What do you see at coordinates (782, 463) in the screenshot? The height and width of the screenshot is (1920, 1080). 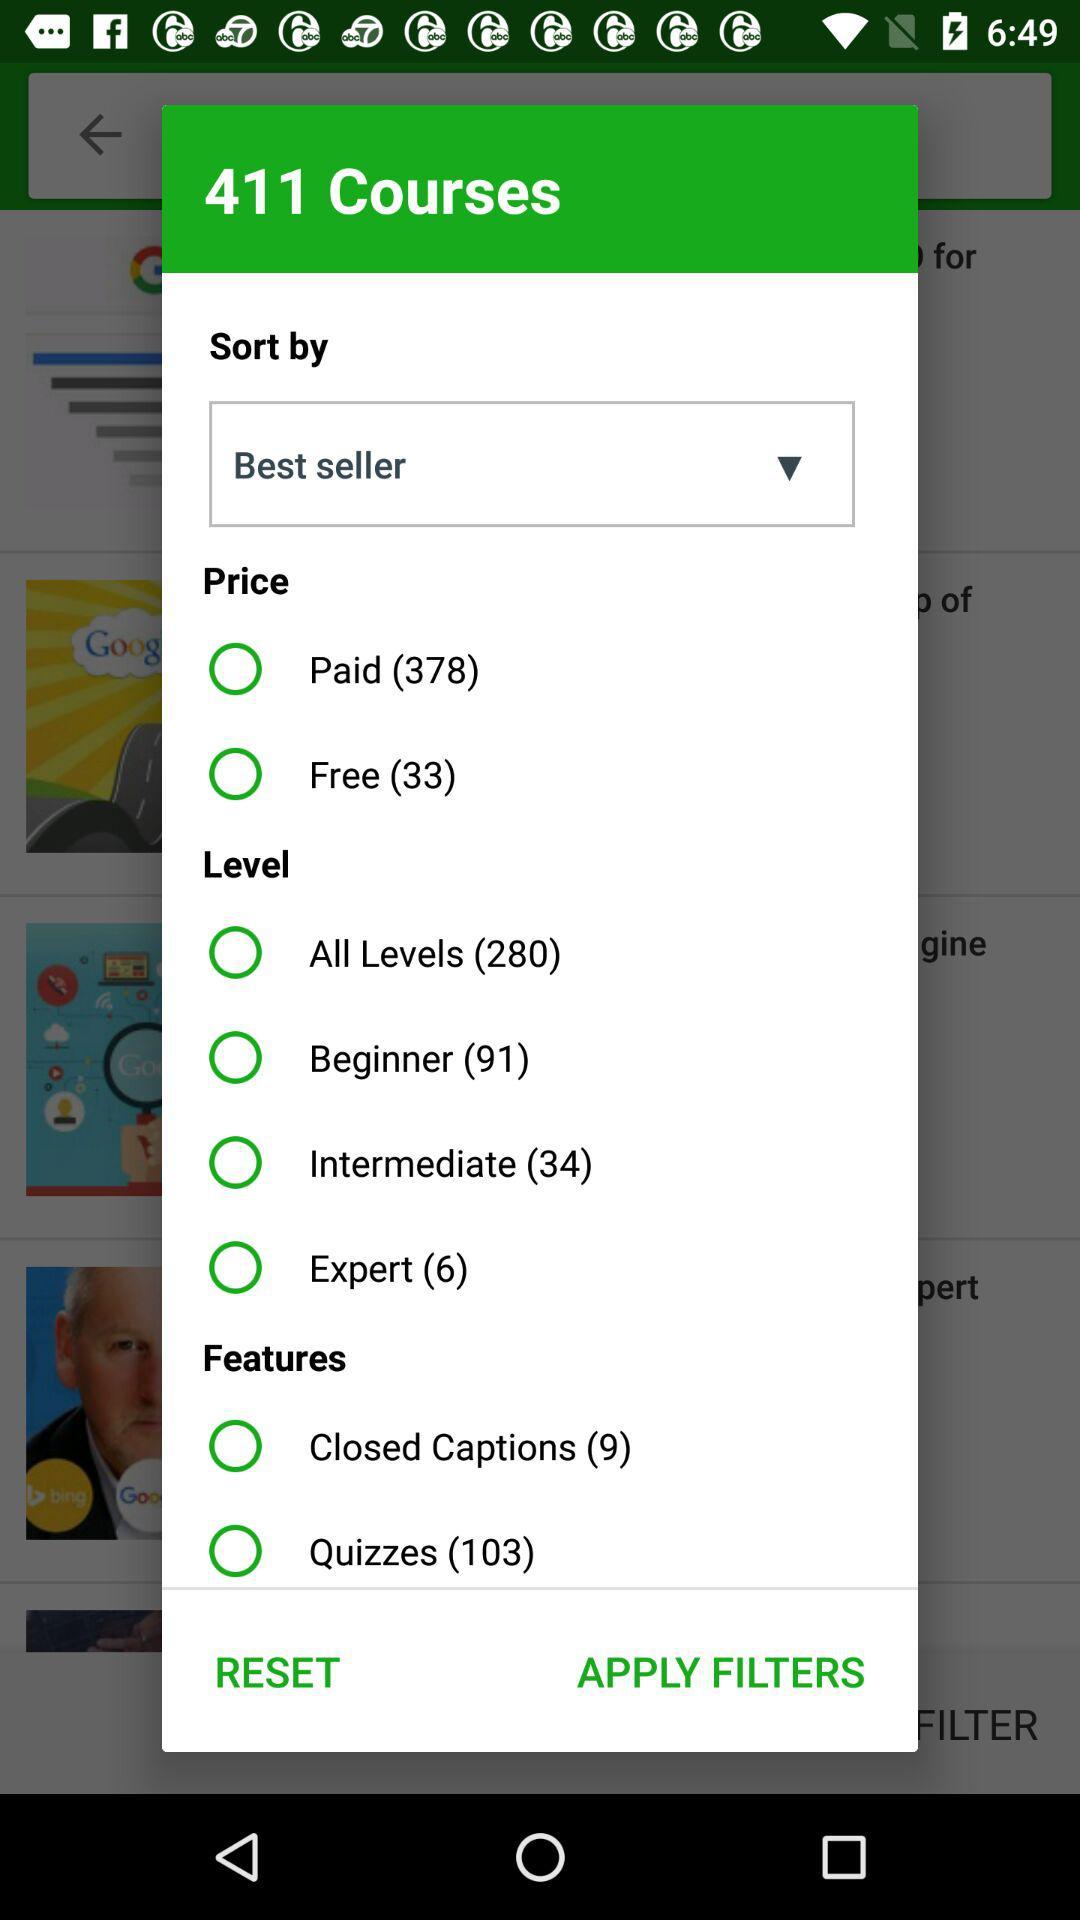 I see `item below 411 courses` at bounding box center [782, 463].